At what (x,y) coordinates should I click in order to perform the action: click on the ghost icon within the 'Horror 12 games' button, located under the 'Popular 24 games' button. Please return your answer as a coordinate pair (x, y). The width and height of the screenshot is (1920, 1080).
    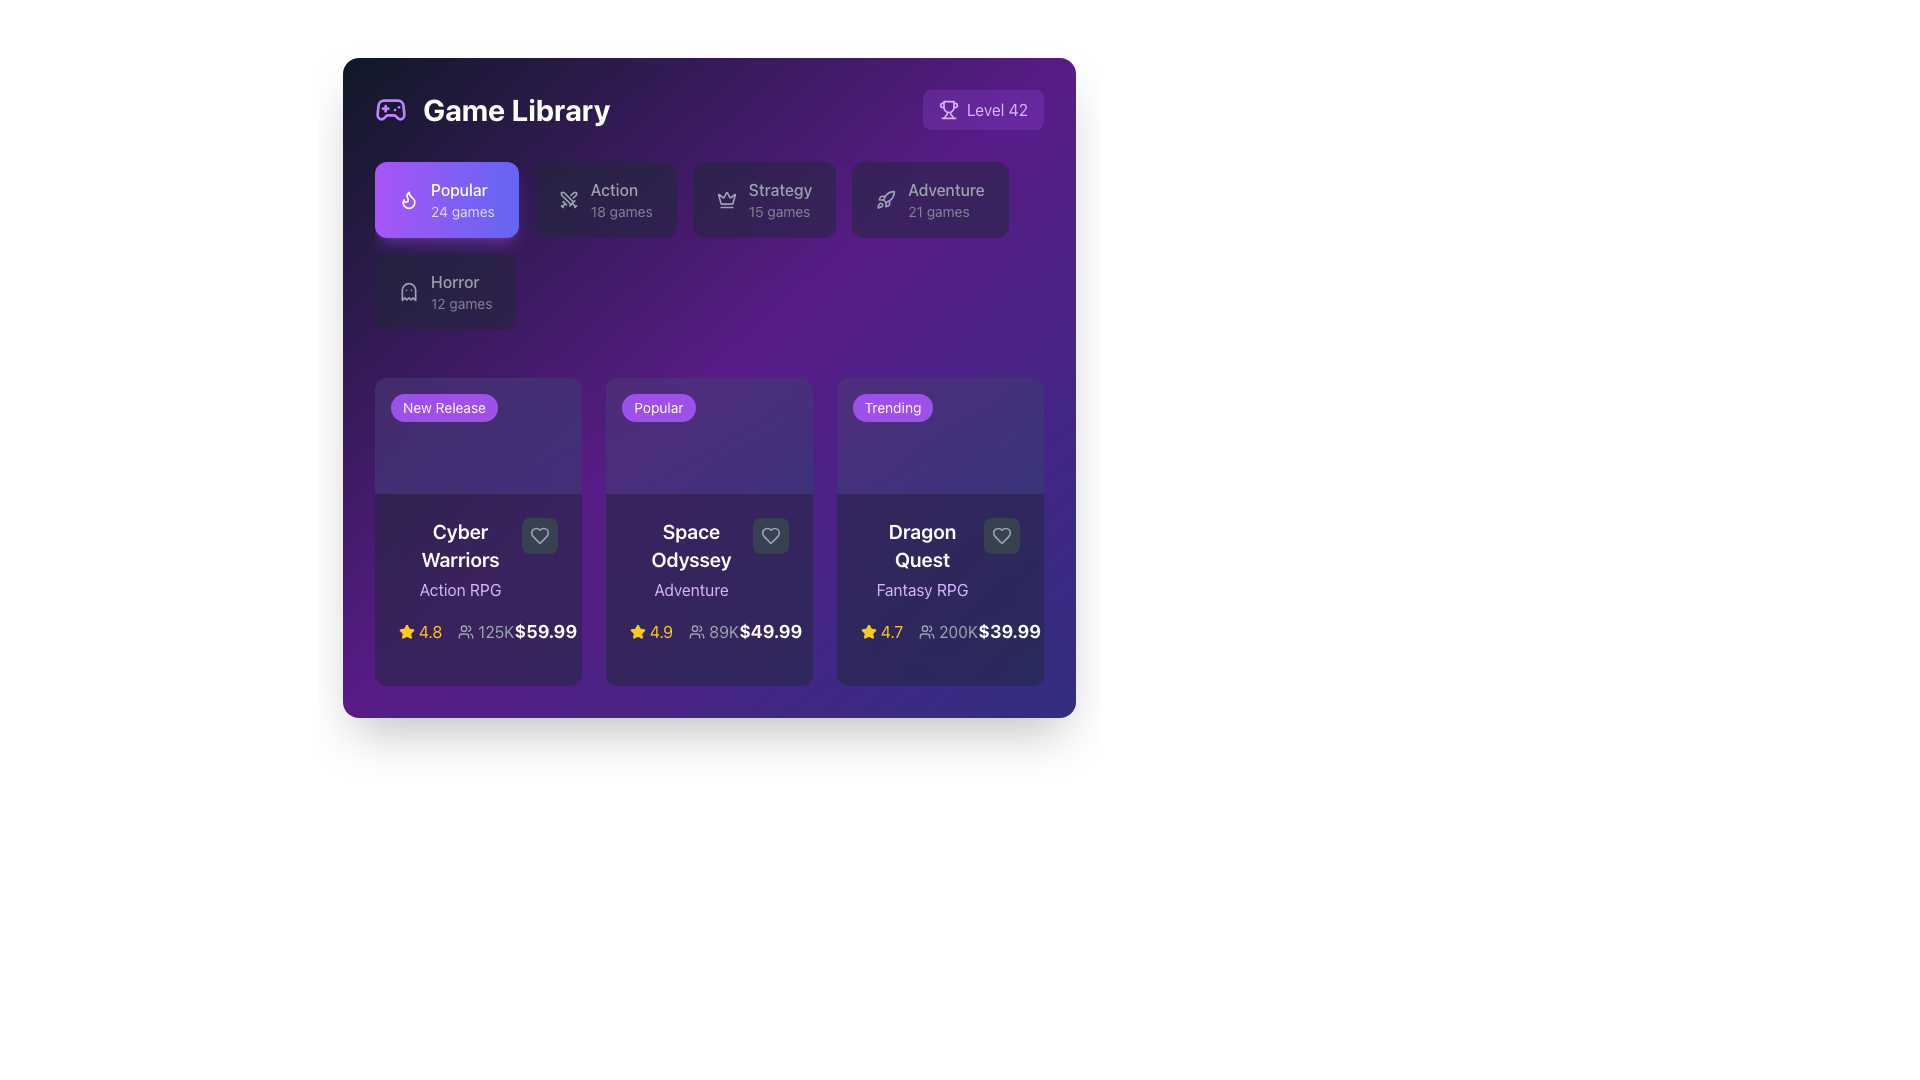
    Looking at the image, I should click on (407, 292).